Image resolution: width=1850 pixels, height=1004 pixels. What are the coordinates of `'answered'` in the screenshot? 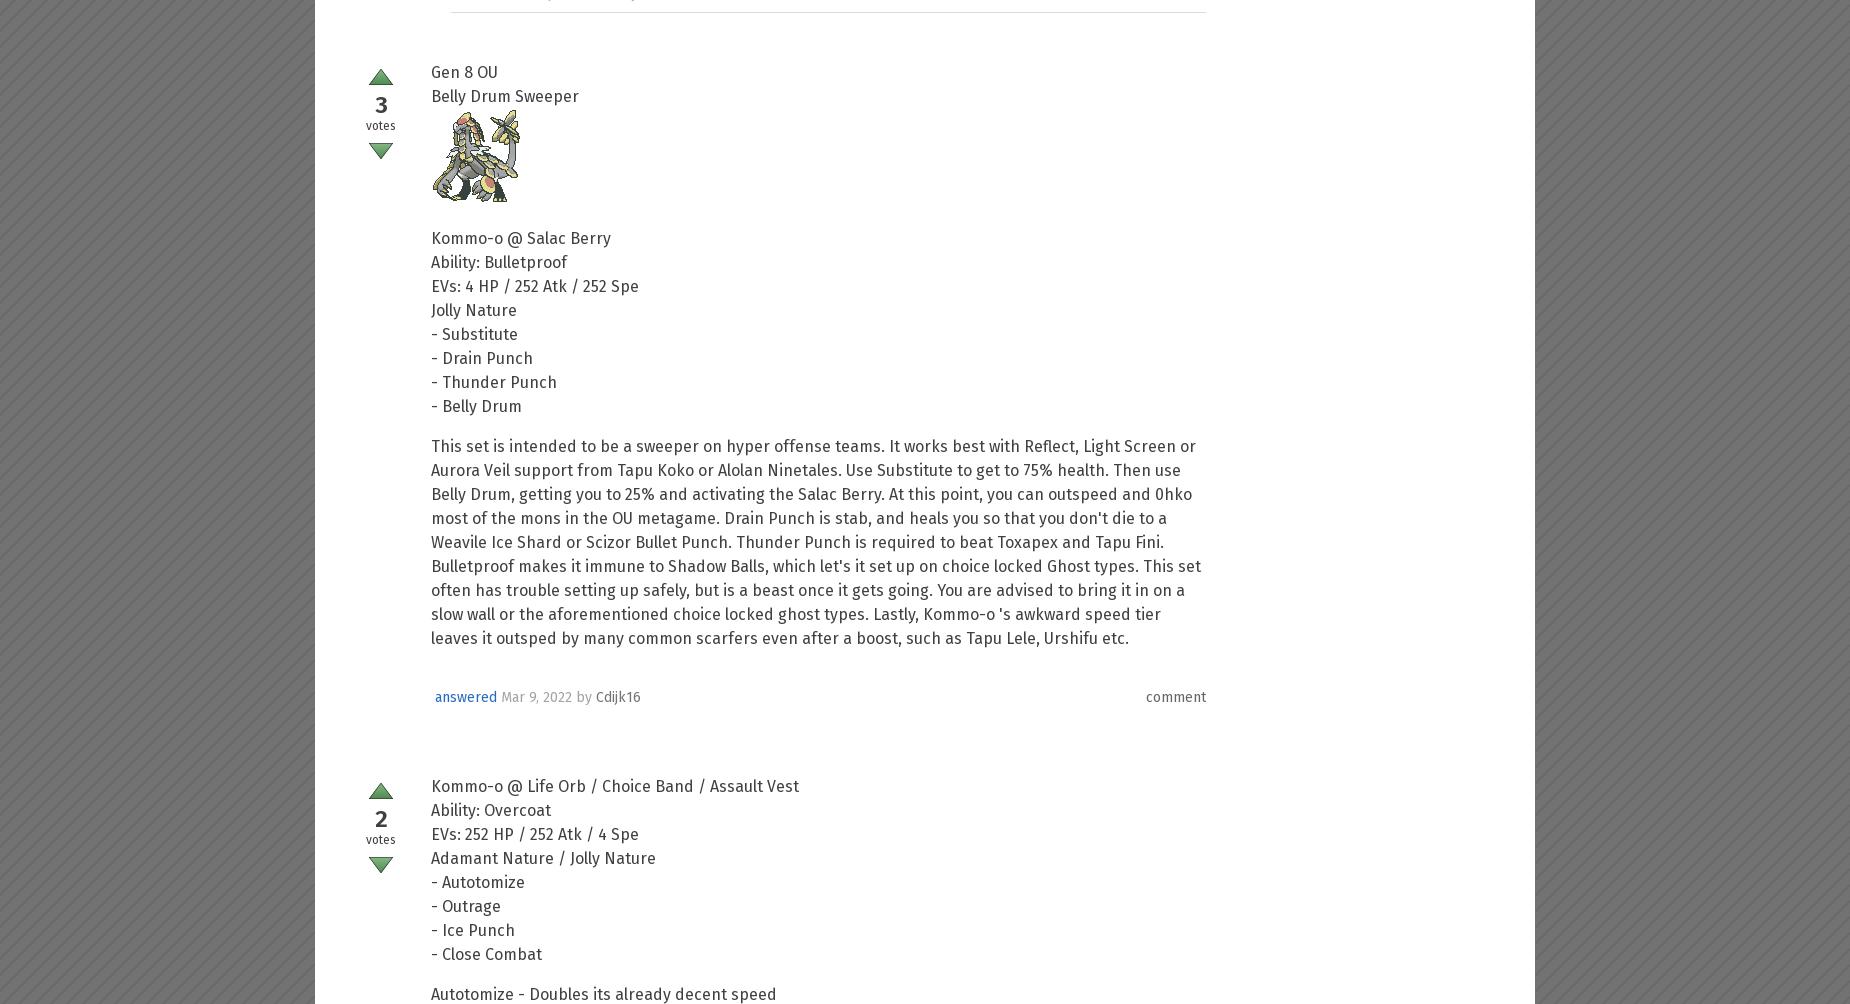 It's located at (466, 695).